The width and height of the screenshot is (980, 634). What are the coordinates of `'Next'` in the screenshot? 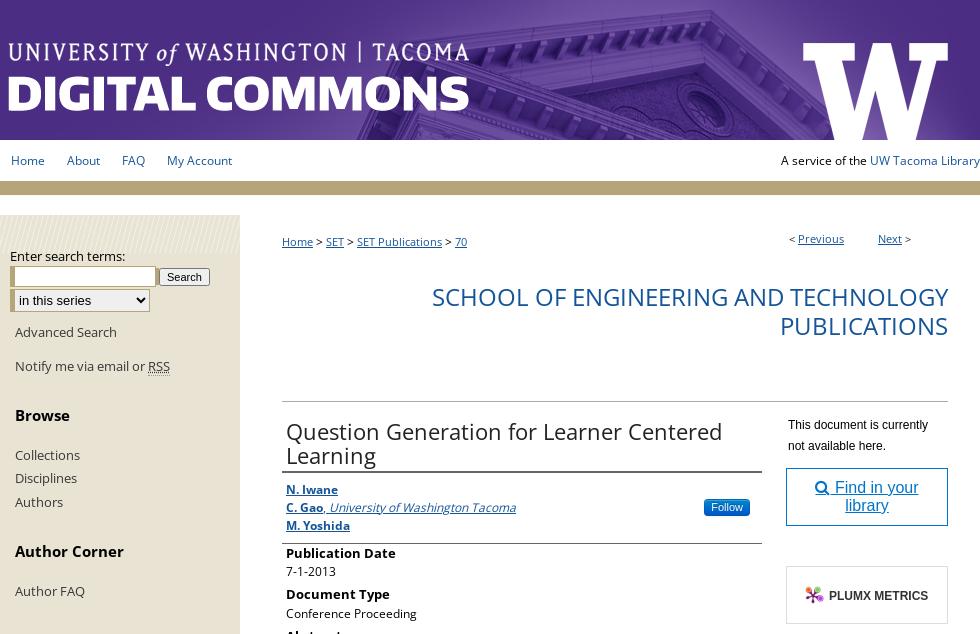 It's located at (890, 237).